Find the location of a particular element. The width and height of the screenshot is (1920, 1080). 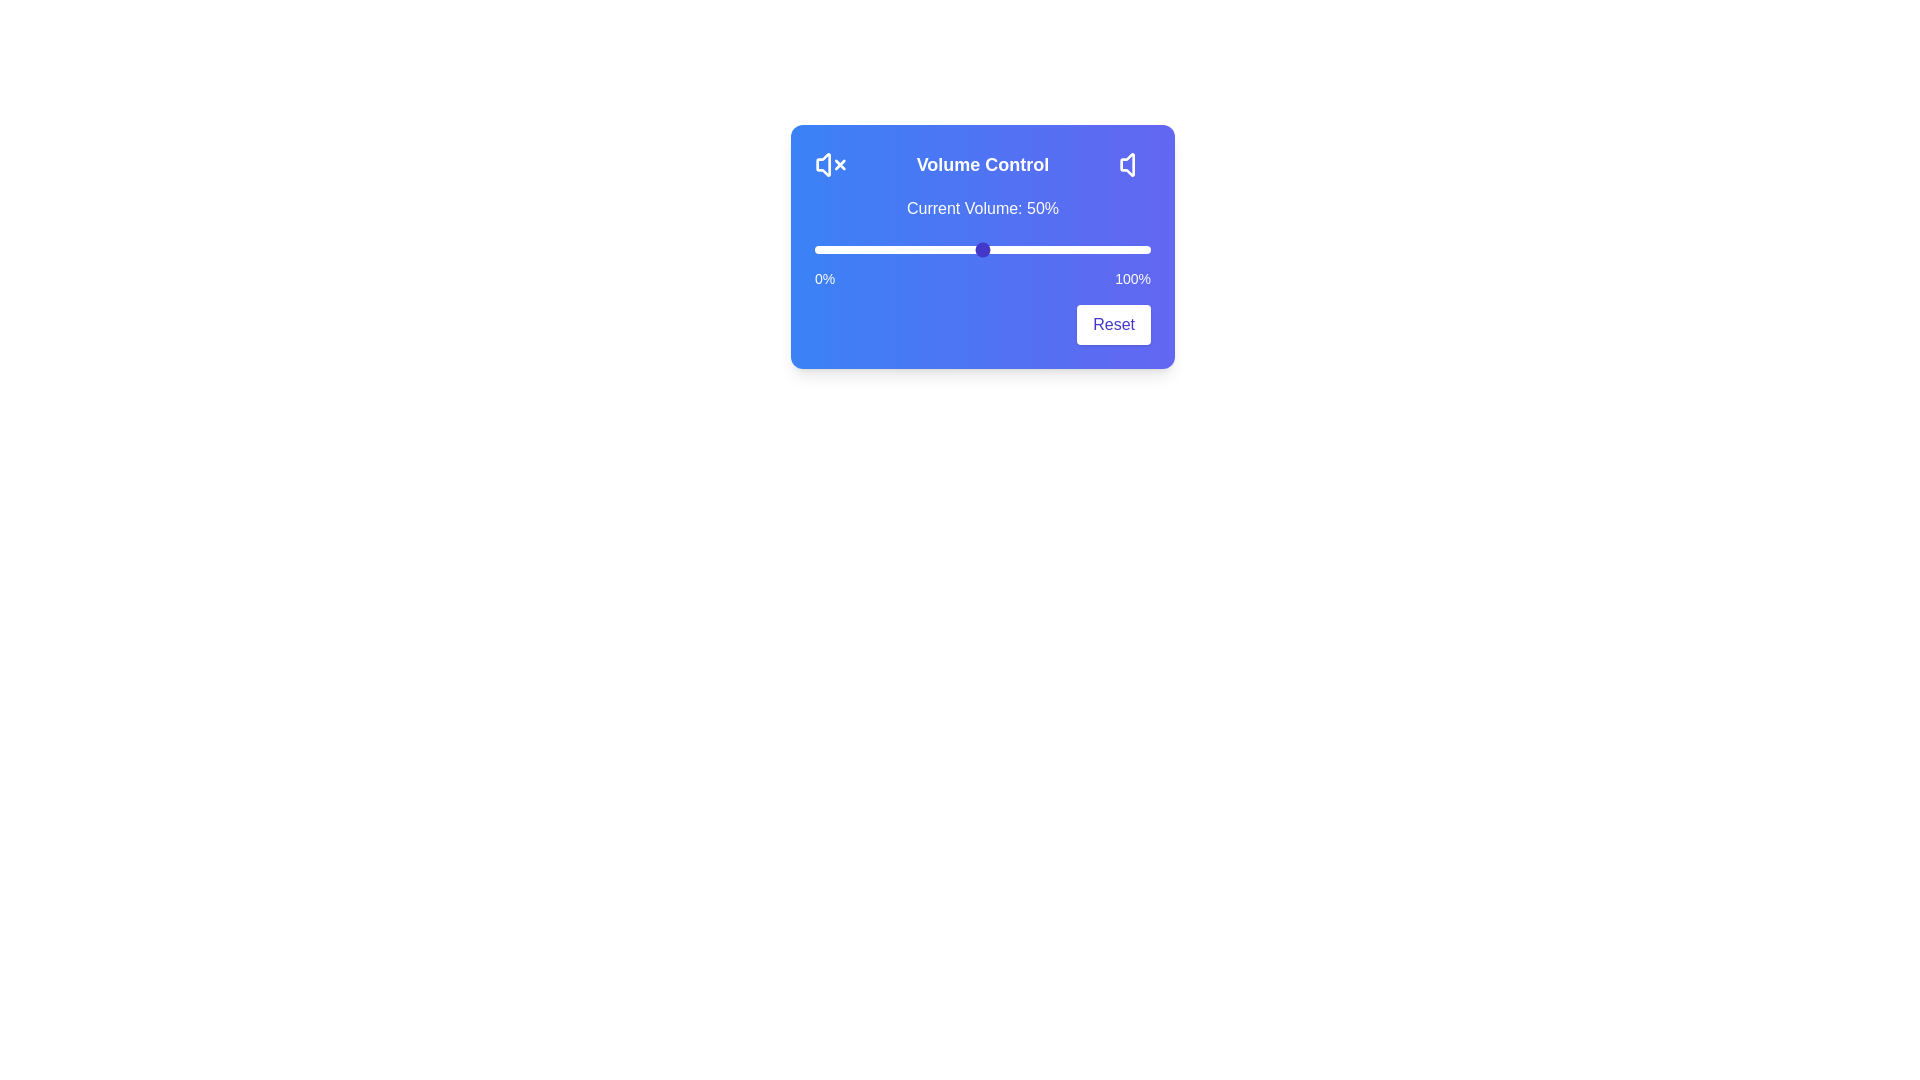

the volume slider to 21% is located at coordinates (884, 249).